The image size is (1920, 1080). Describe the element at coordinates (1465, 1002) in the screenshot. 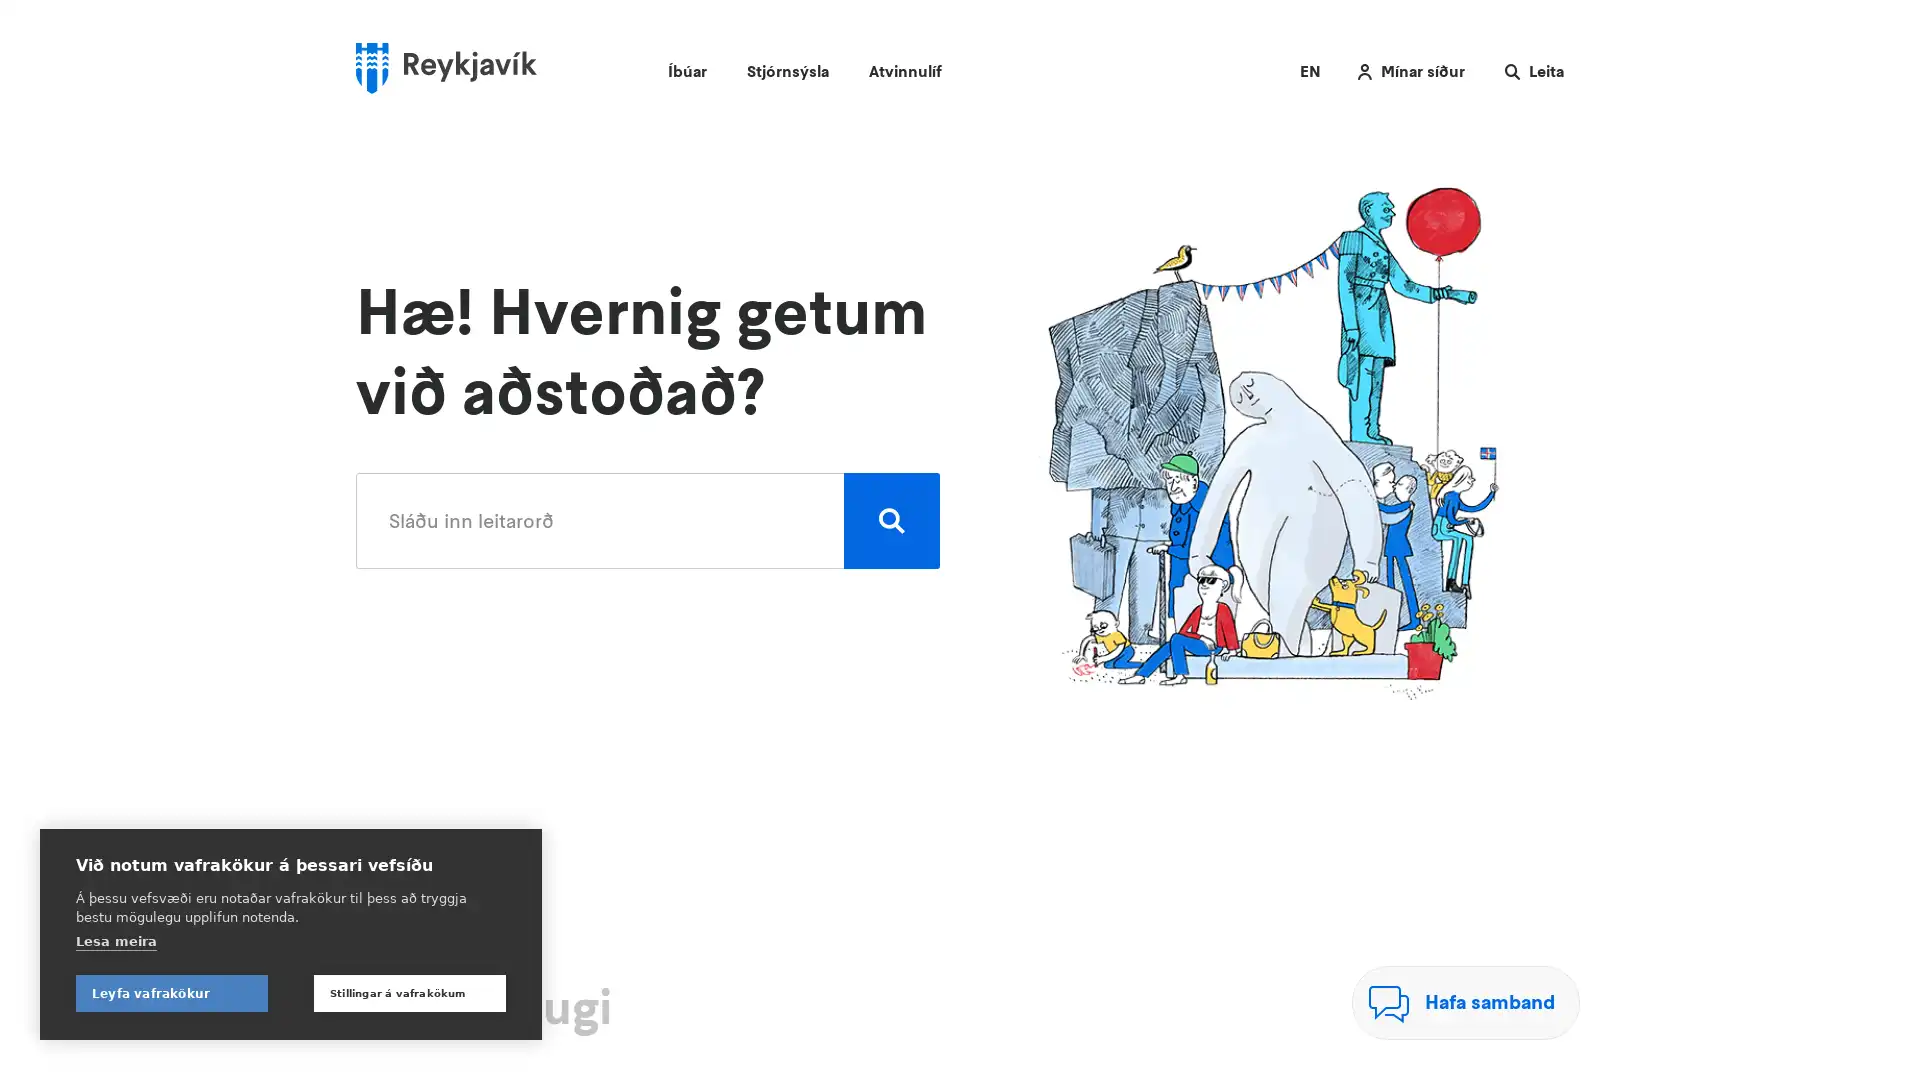

I see `Hafa samband` at that location.